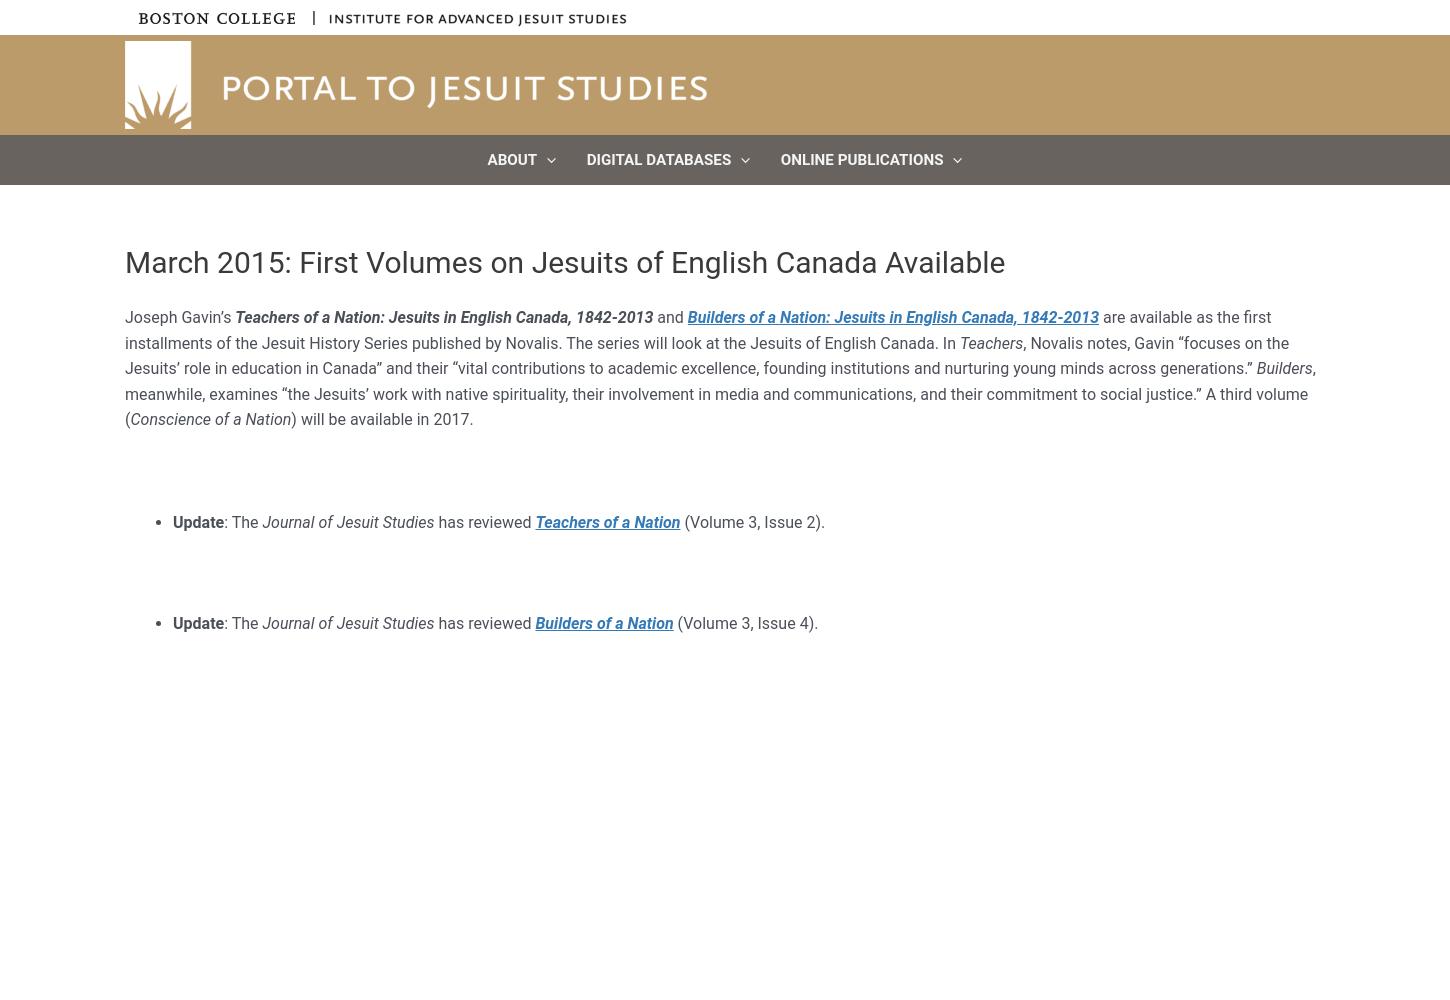 Image resolution: width=1450 pixels, height=1000 pixels. What do you see at coordinates (1283, 367) in the screenshot?
I see `'Builders'` at bounding box center [1283, 367].